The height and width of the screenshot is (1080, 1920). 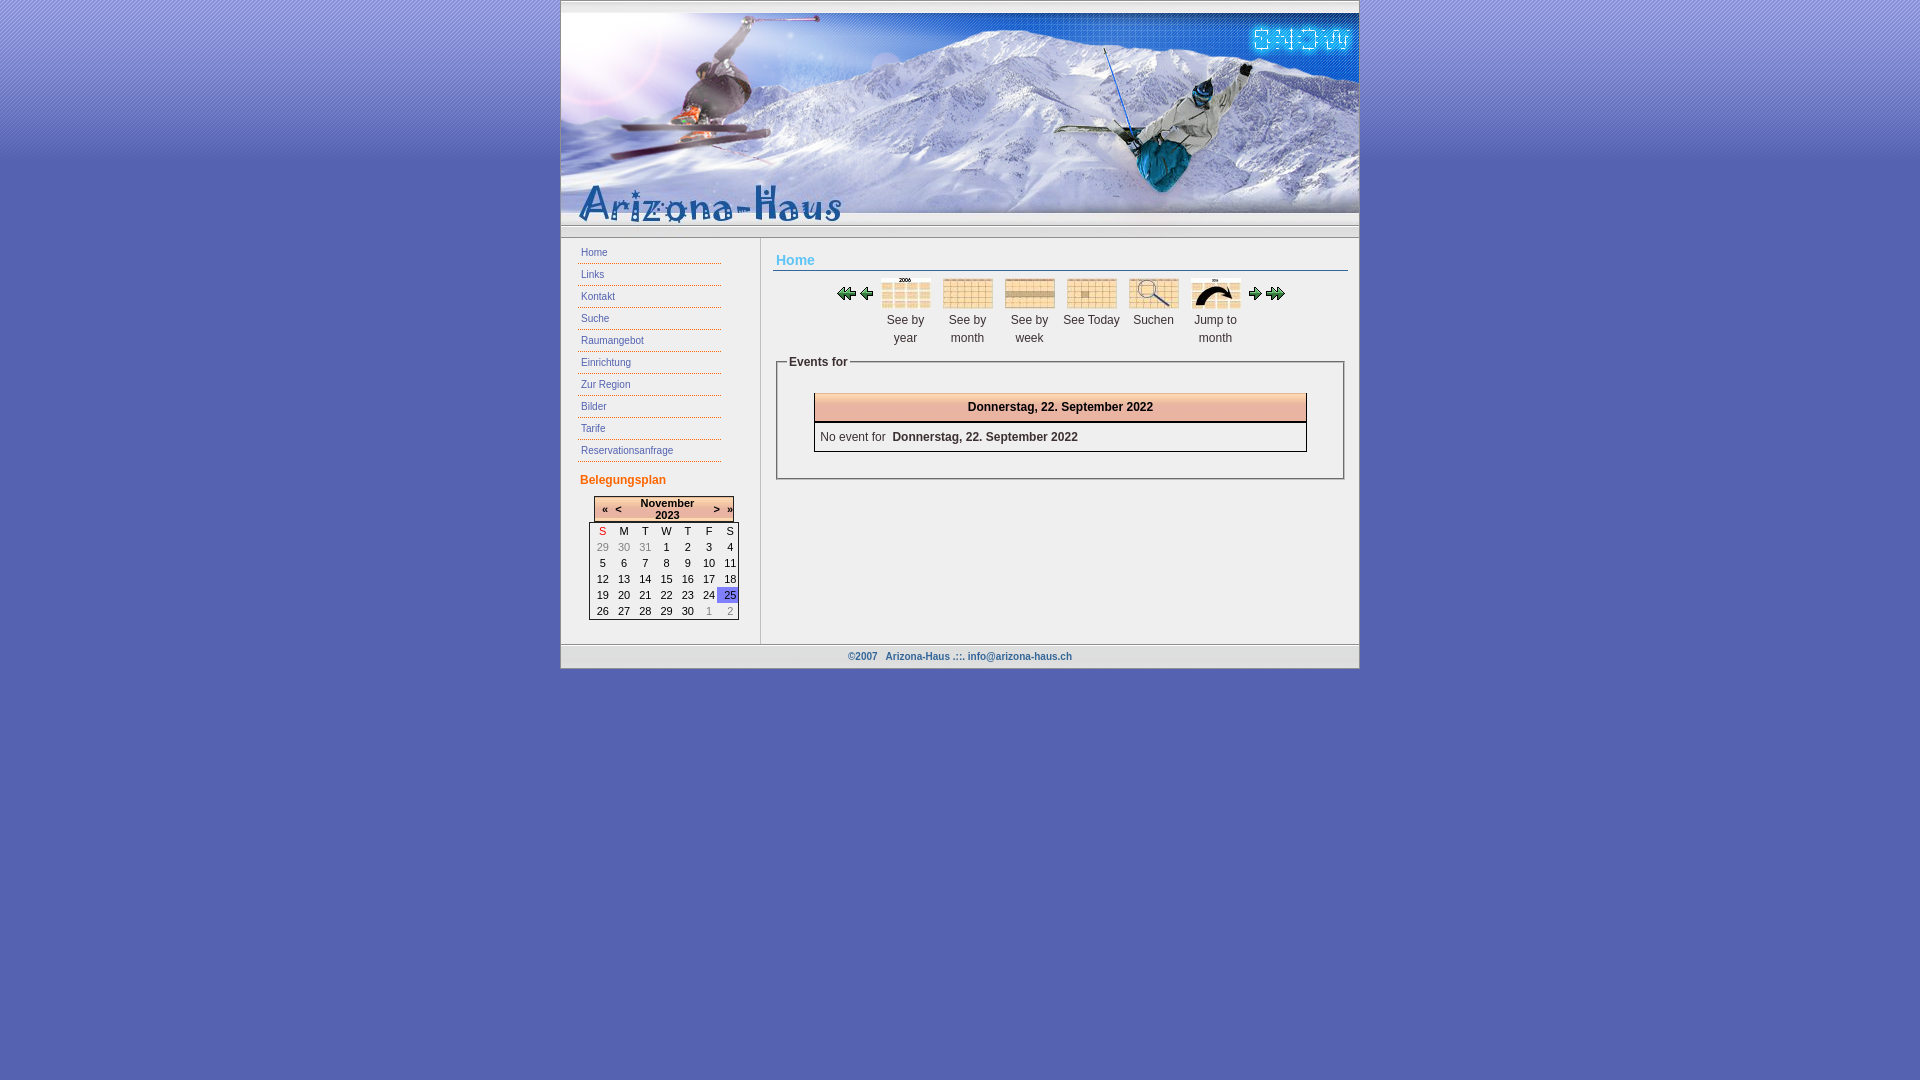 What do you see at coordinates (1089, 304) in the screenshot?
I see `'See Today'` at bounding box center [1089, 304].